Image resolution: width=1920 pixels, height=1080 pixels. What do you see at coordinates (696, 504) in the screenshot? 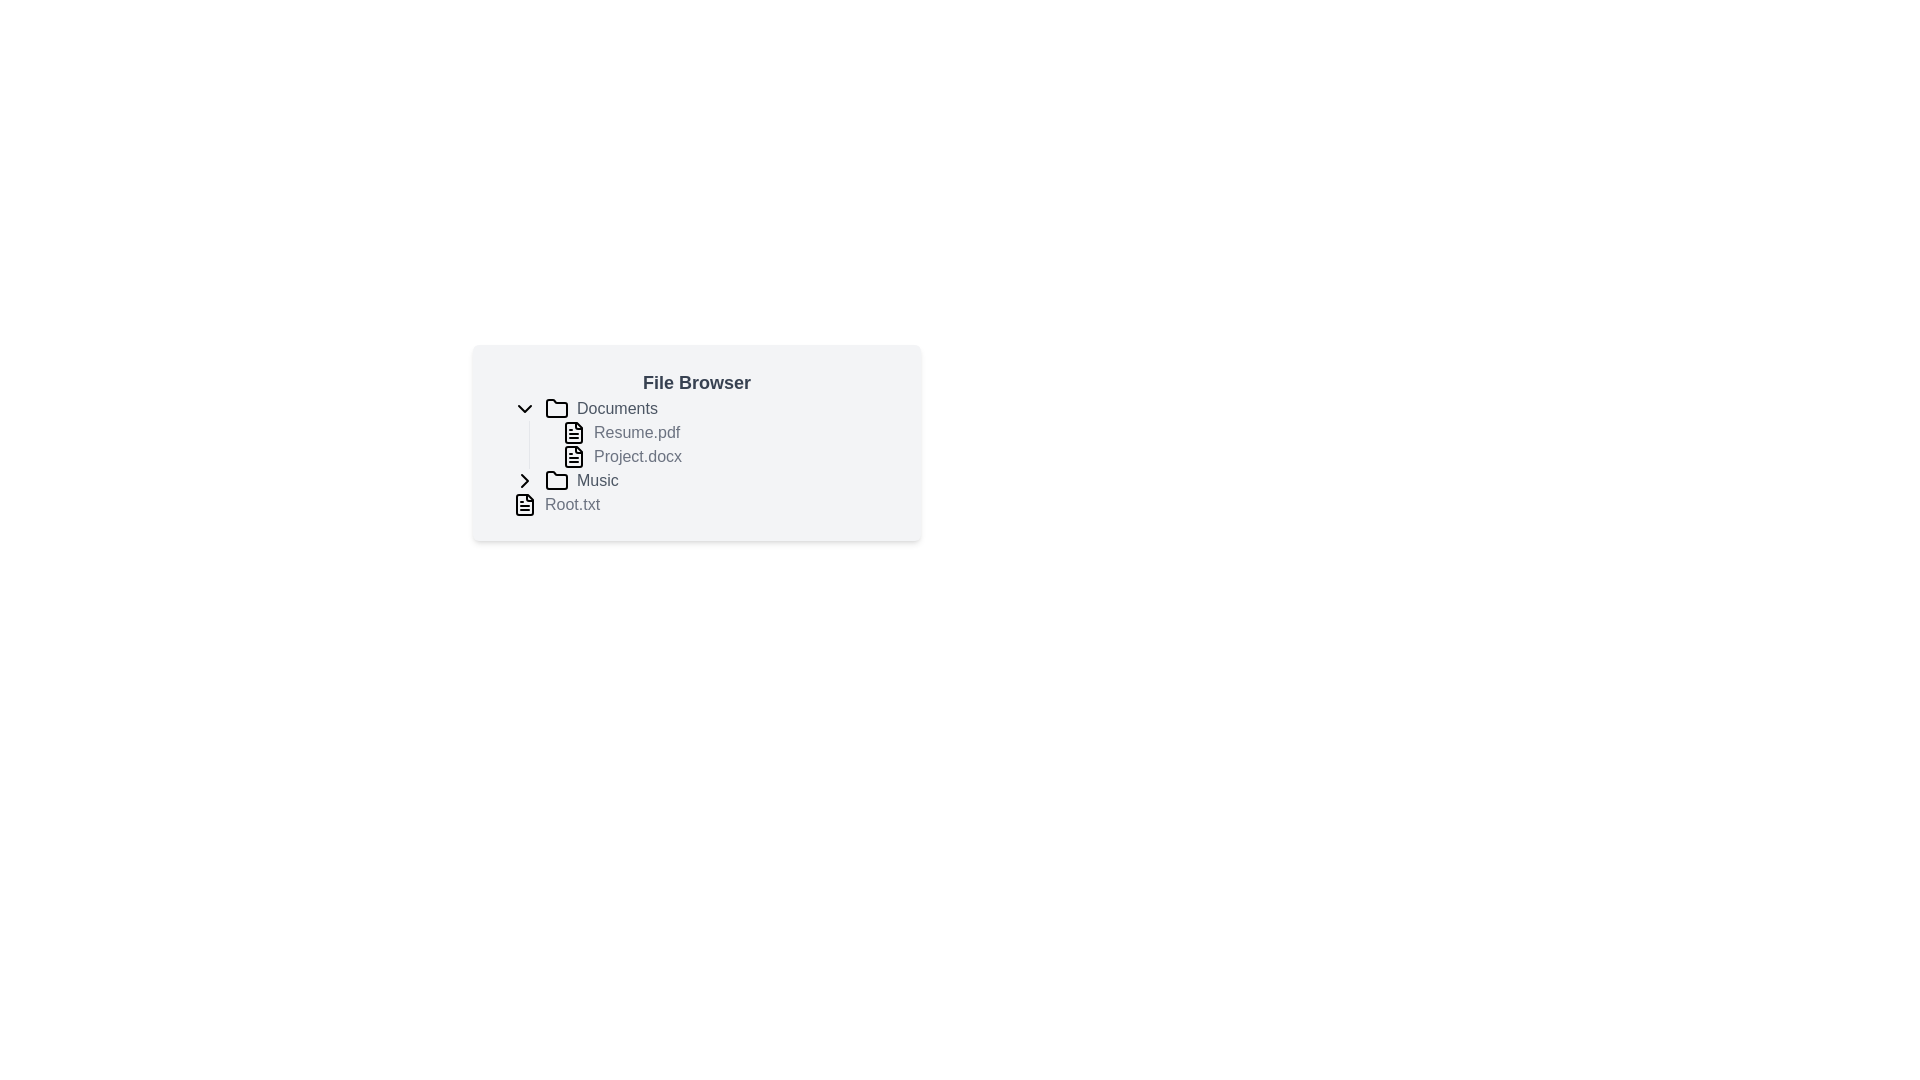
I see `the 'Root.txt' file item in the 'File Browser' interface` at bounding box center [696, 504].